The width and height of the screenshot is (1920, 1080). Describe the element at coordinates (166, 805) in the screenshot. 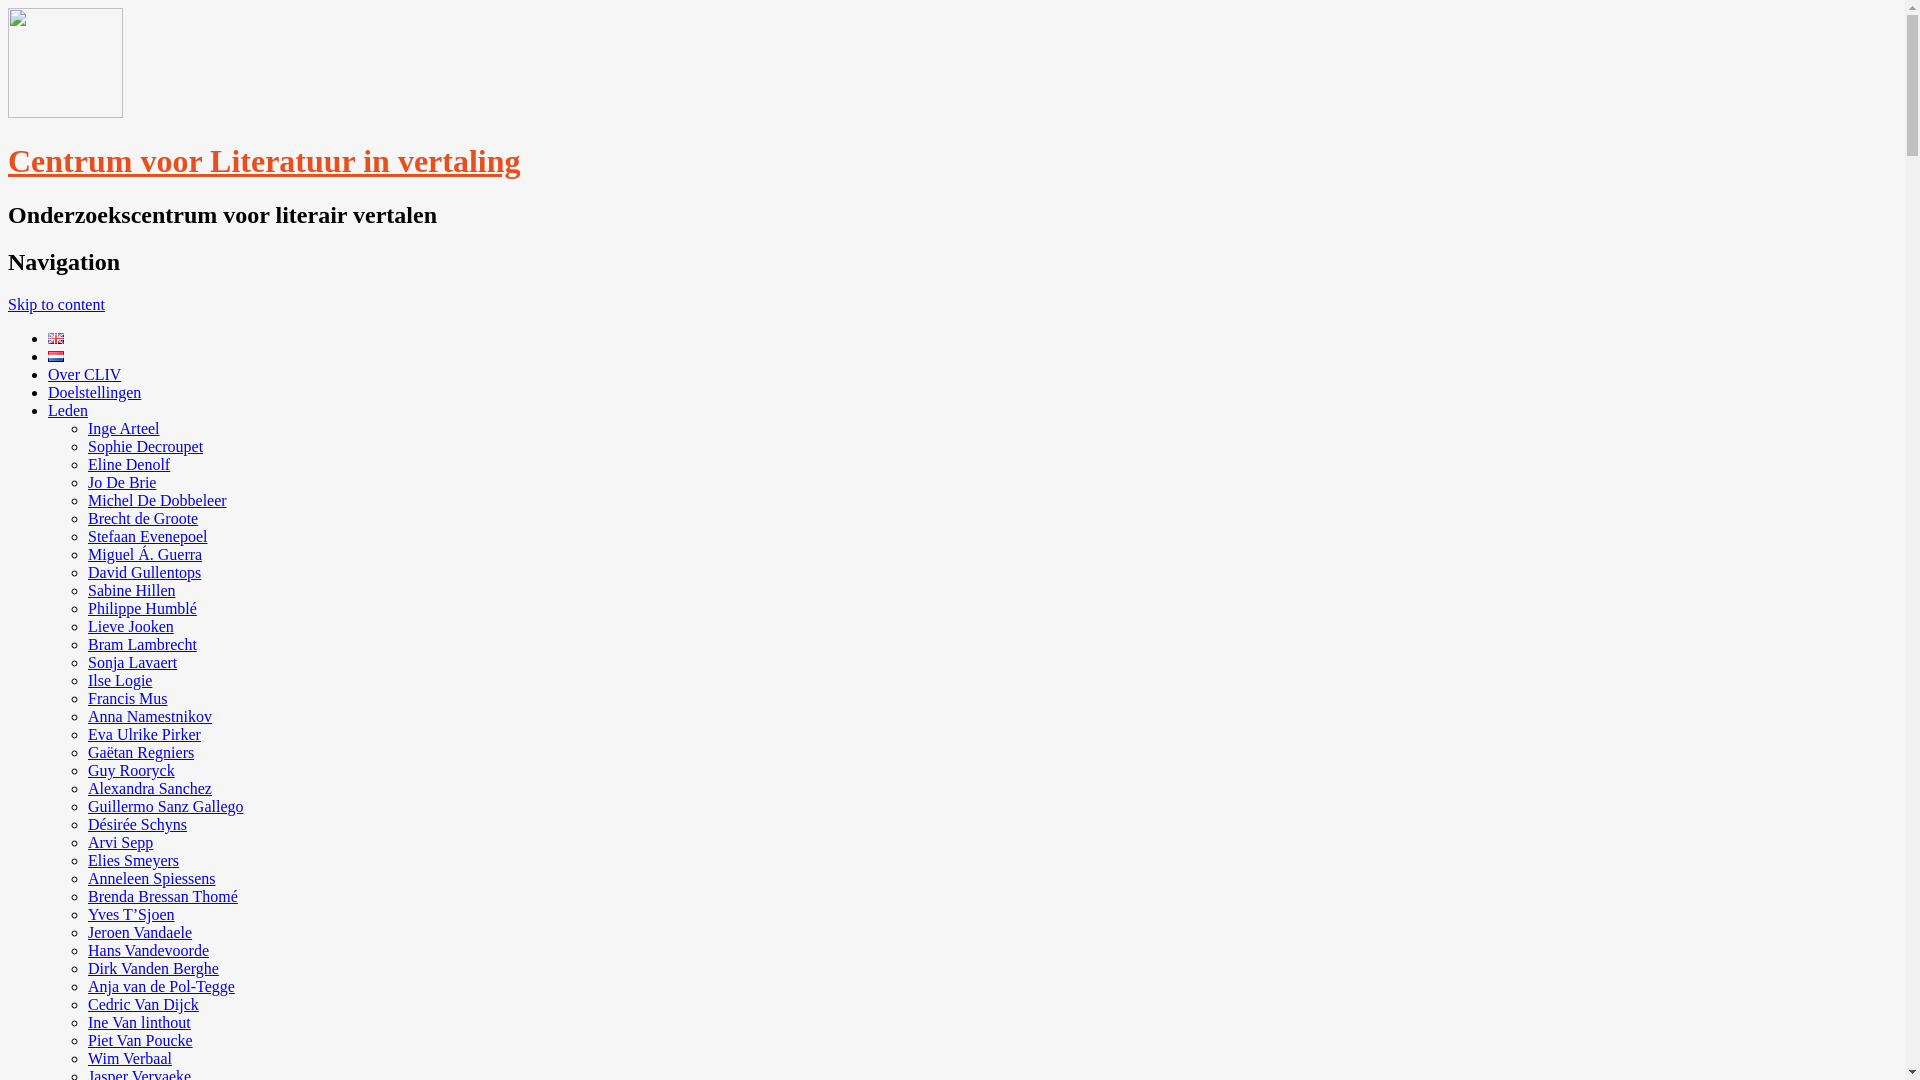

I see `'Guillermo Sanz Gallego'` at that location.